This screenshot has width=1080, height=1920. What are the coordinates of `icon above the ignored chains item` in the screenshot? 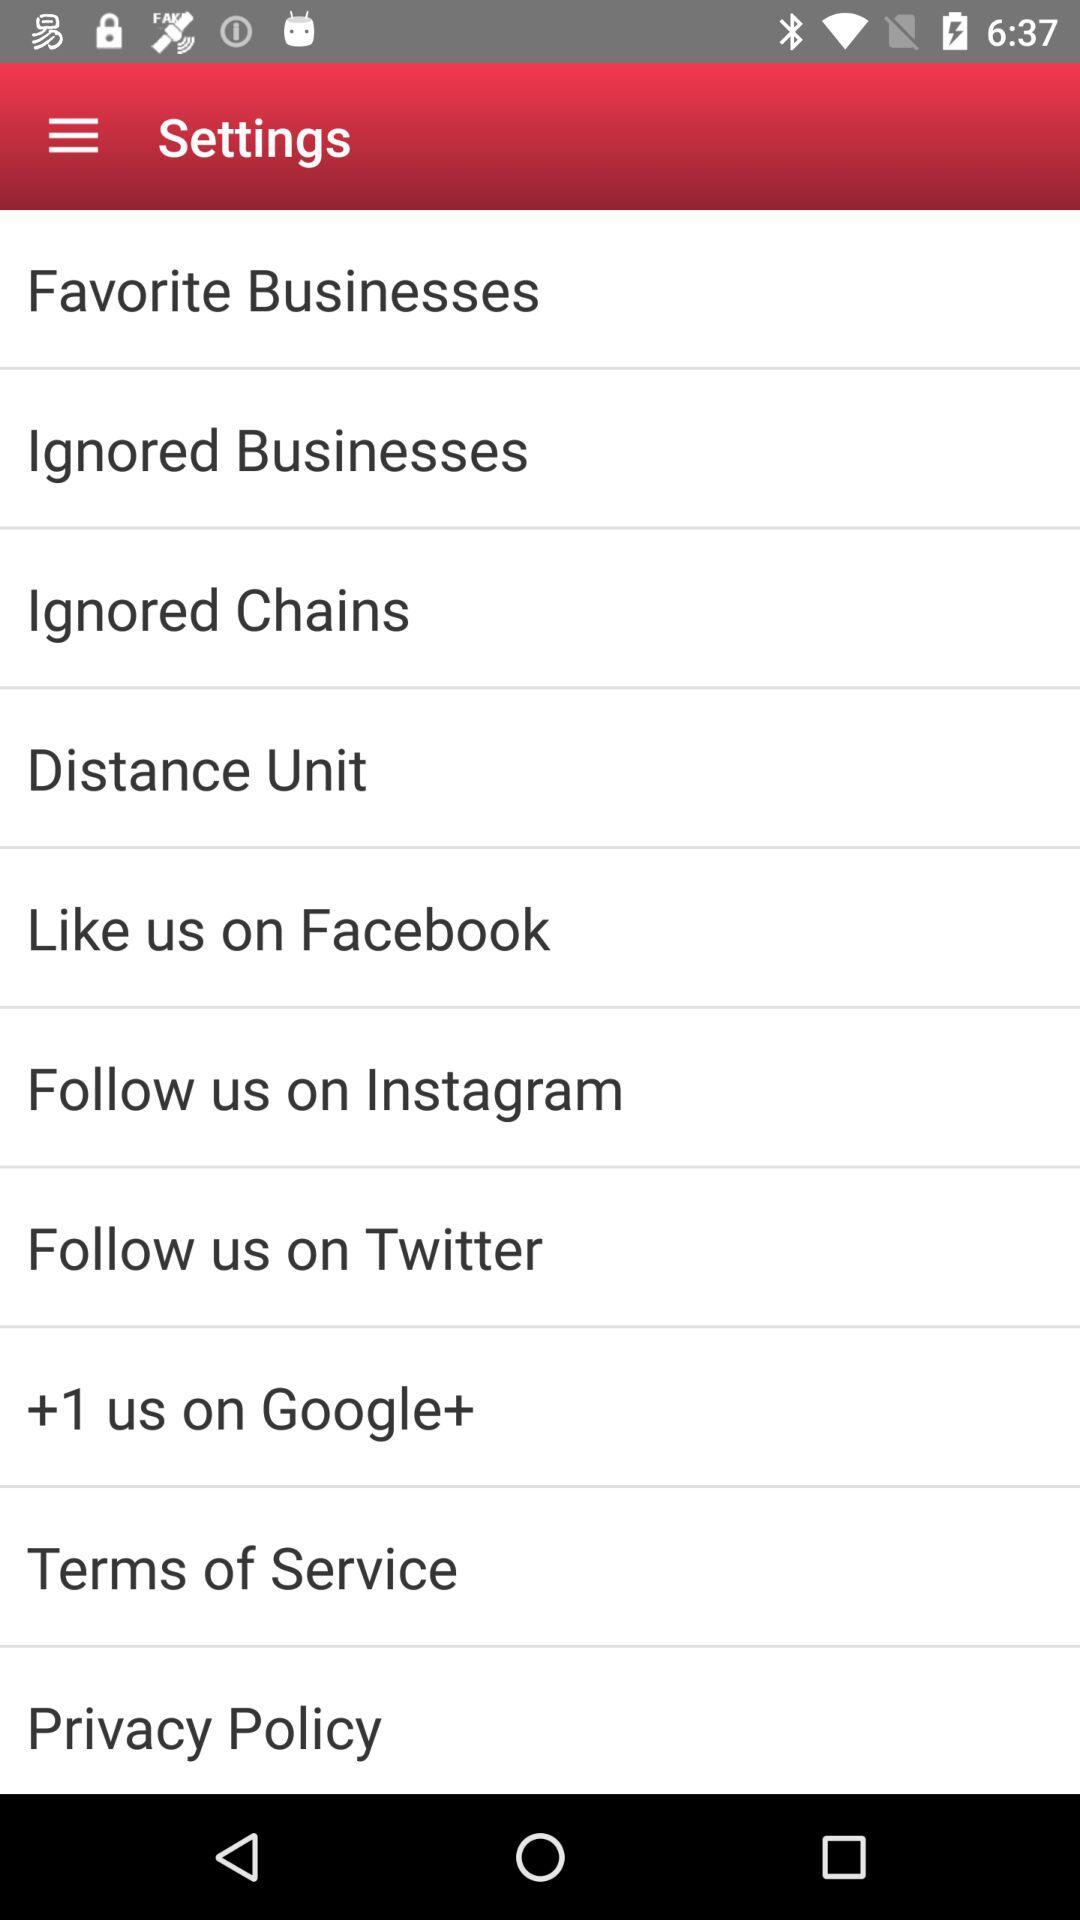 It's located at (540, 447).